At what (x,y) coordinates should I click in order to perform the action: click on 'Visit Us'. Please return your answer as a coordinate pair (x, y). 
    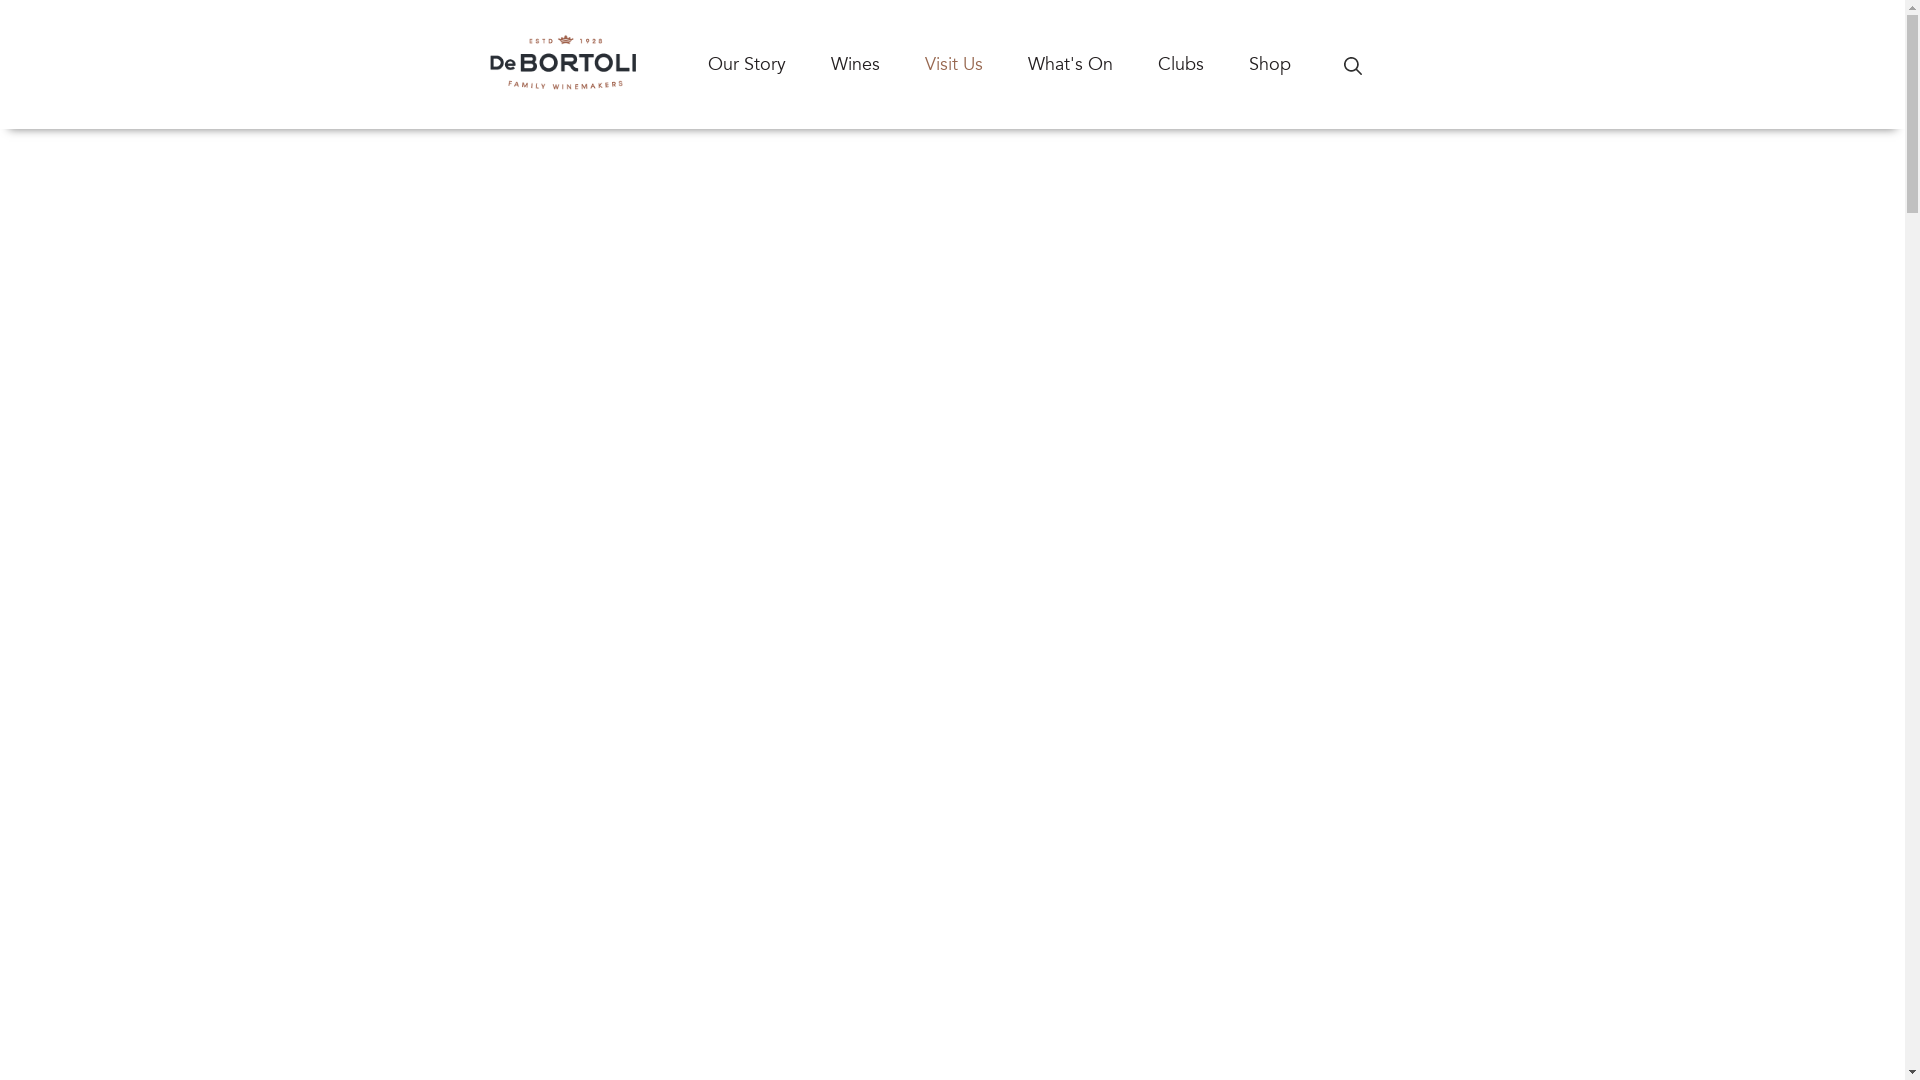
    Looking at the image, I should click on (975, 63).